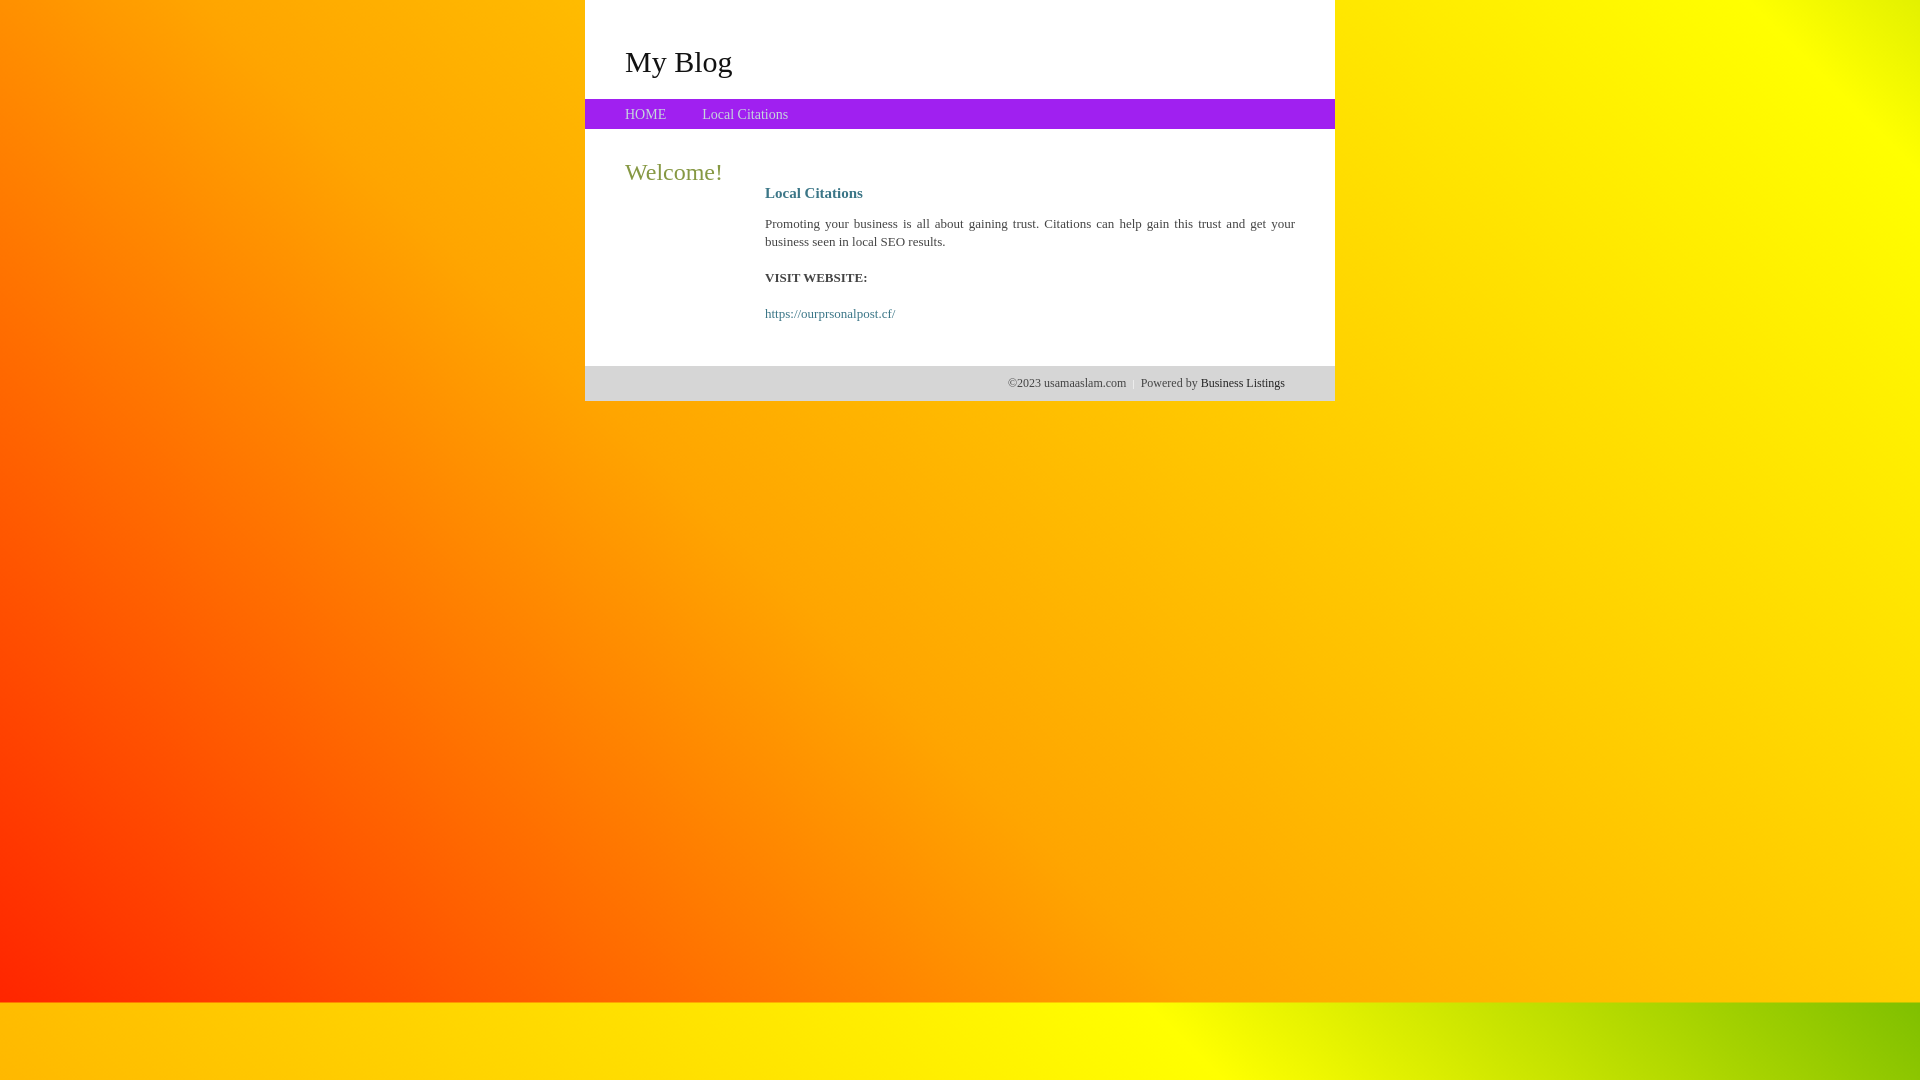 This screenshot has width=1920, height=1080. What do you see at coordinates (645, 114) in the screenshot?
I see `'HOME'` at bounding box center [645, 114].